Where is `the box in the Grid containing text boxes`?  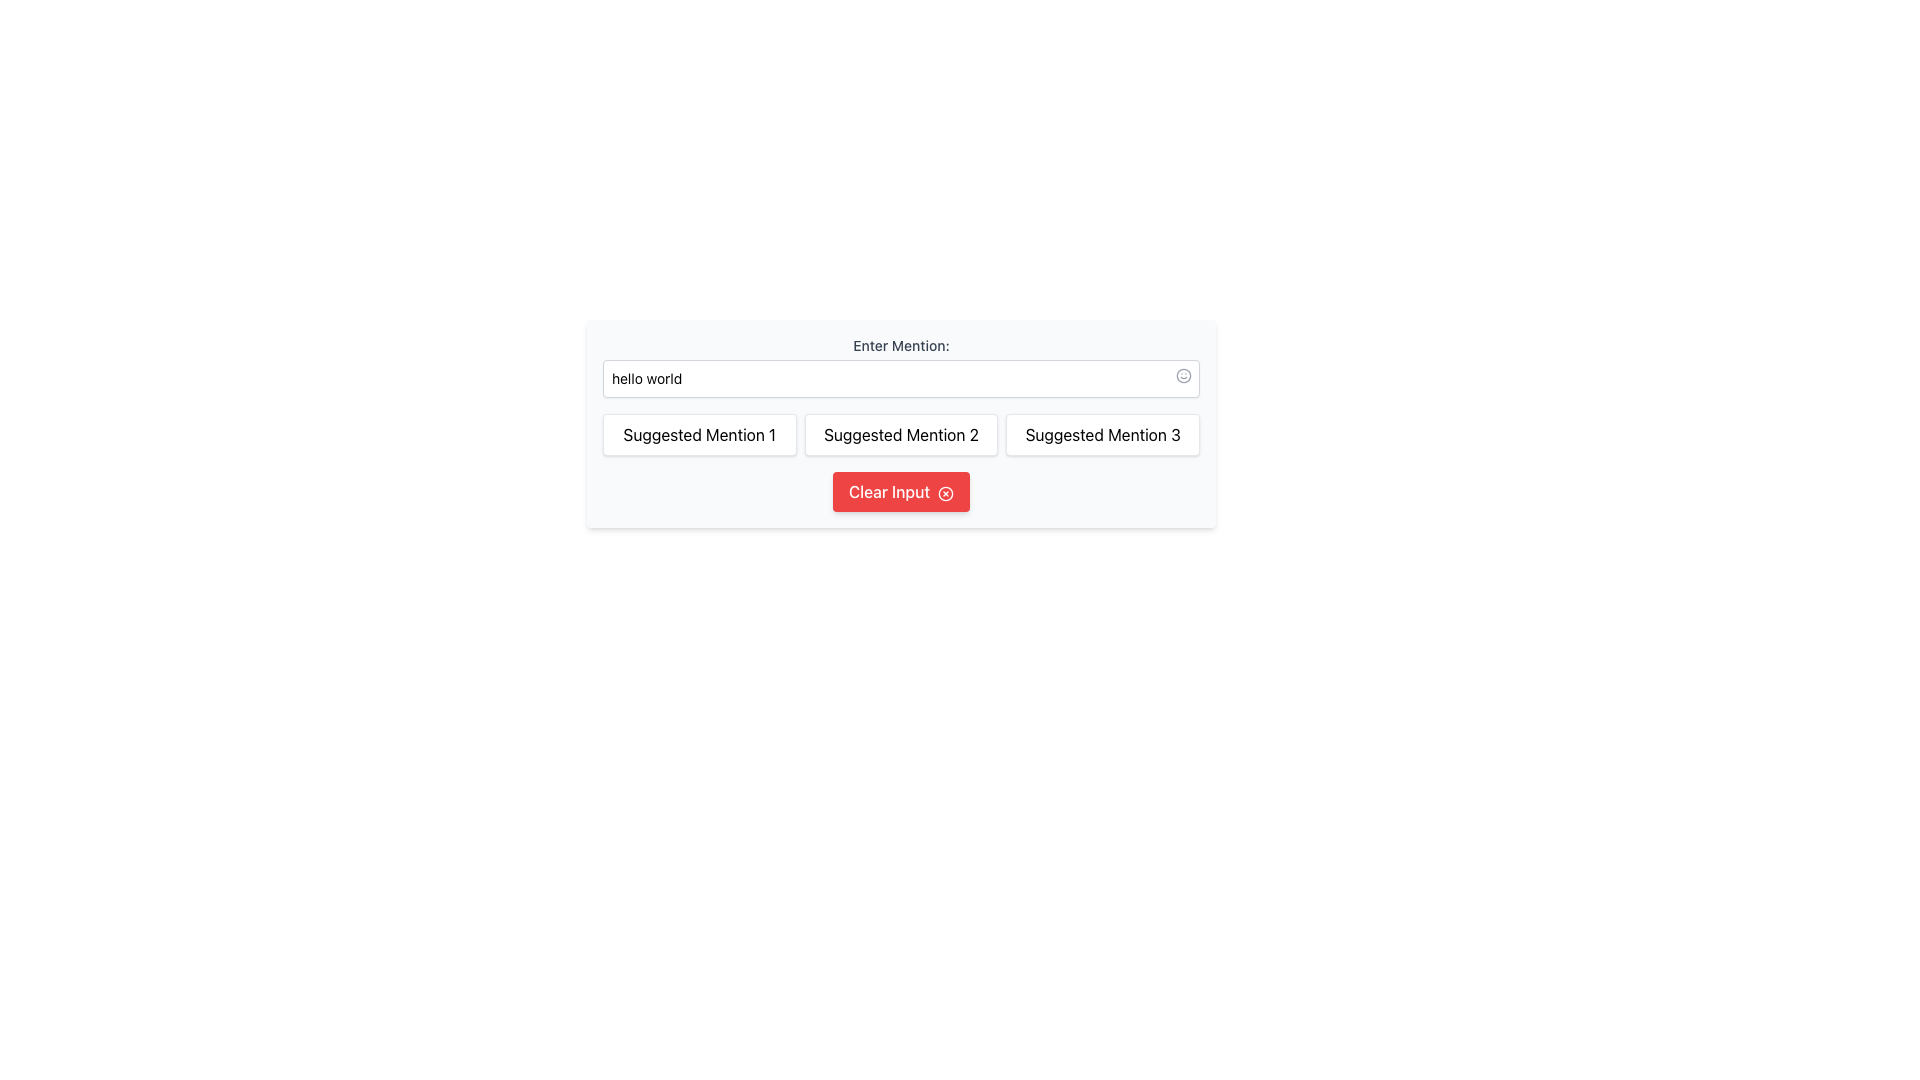 the box in the Grid containing text boxes is located at coordinates (900, 434).